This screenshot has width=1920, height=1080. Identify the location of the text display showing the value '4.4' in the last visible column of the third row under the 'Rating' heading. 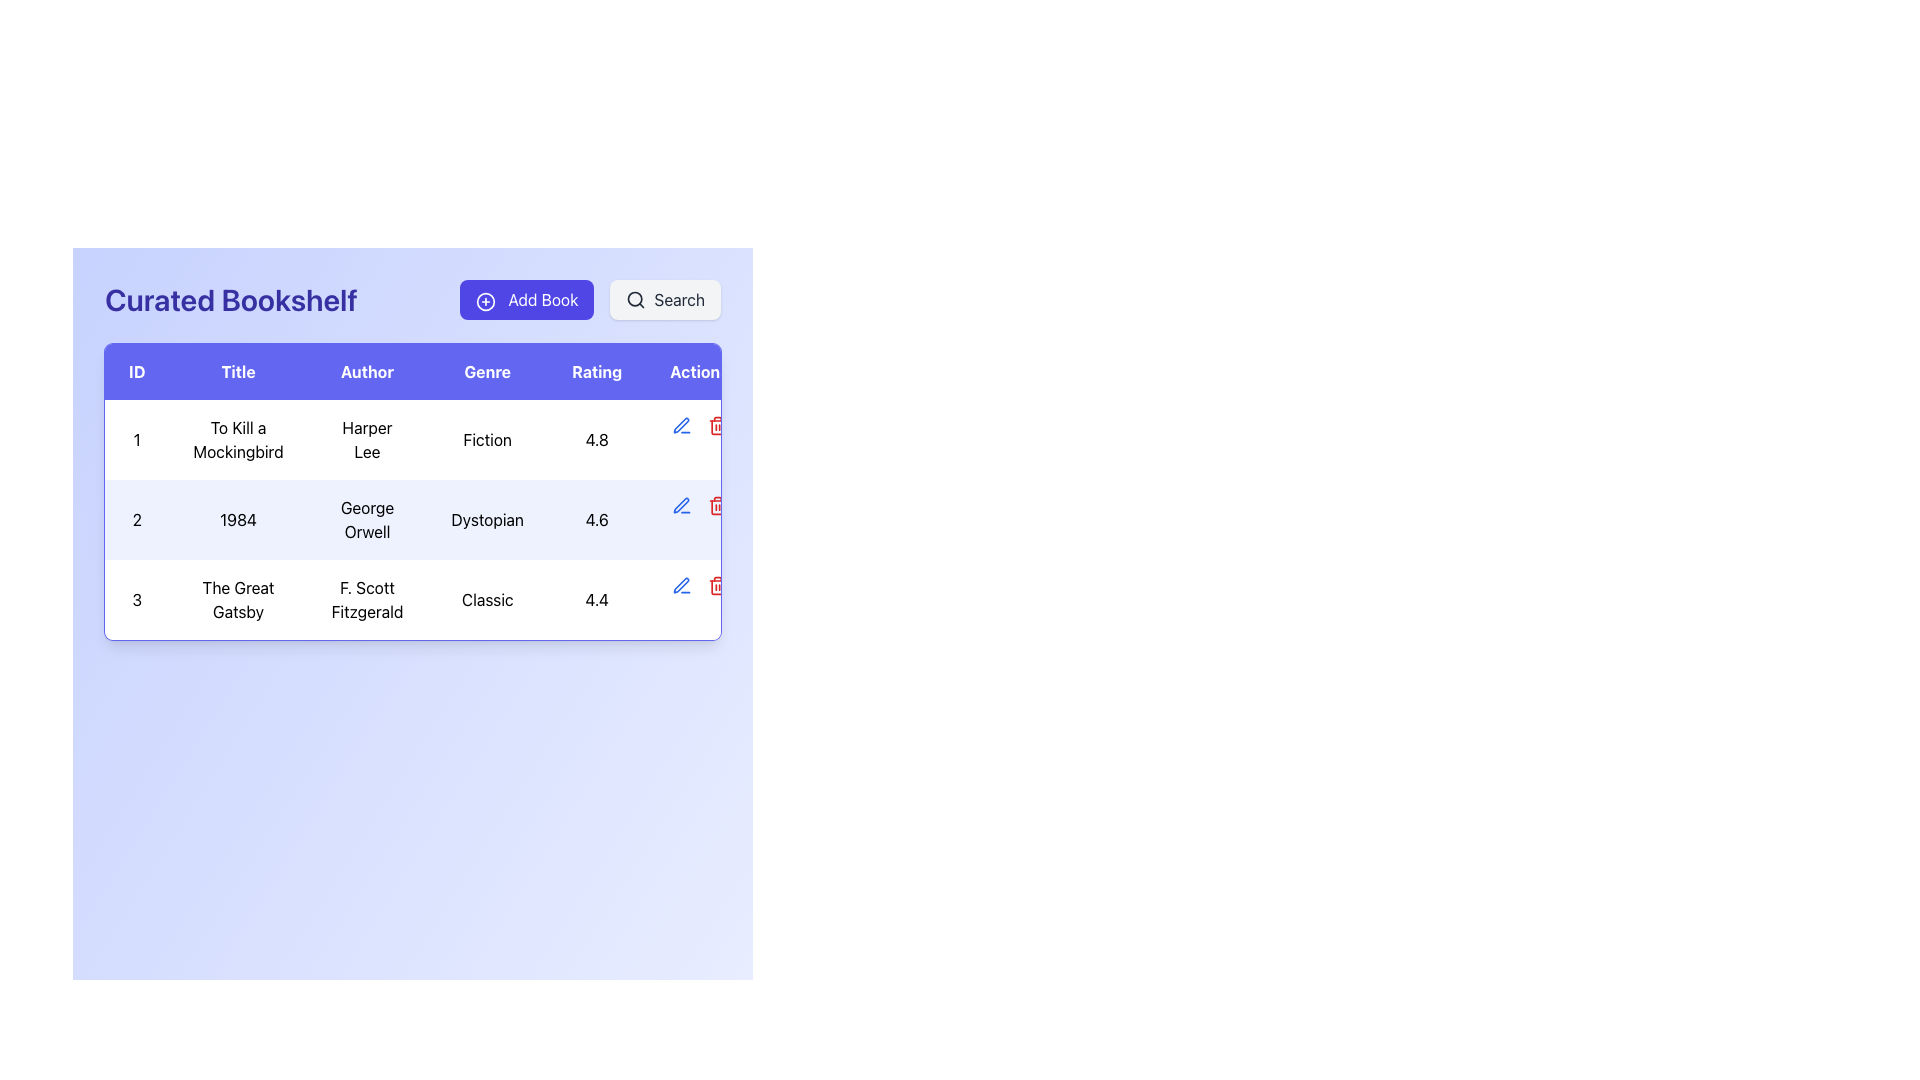
(596, 599).